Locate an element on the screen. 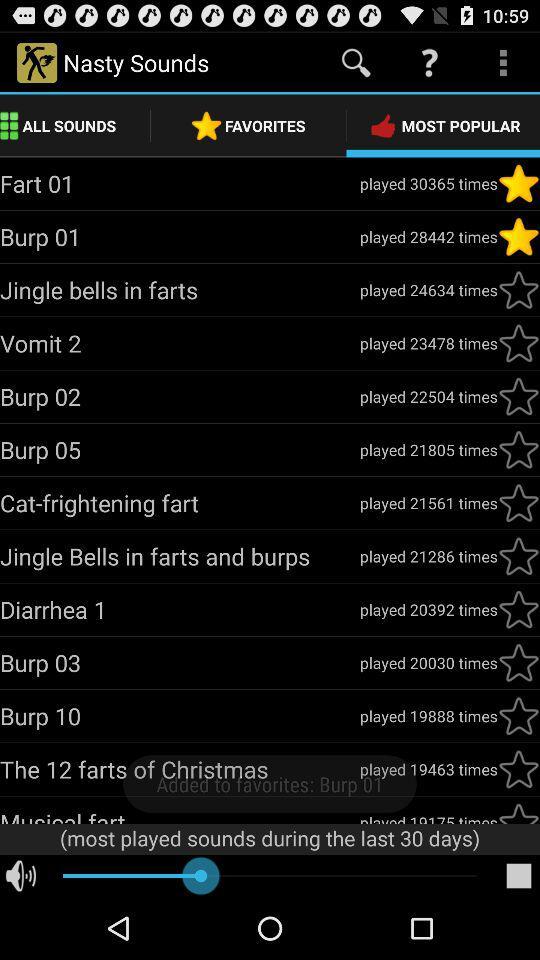  make a favorite is located at coordinates (518, 812).